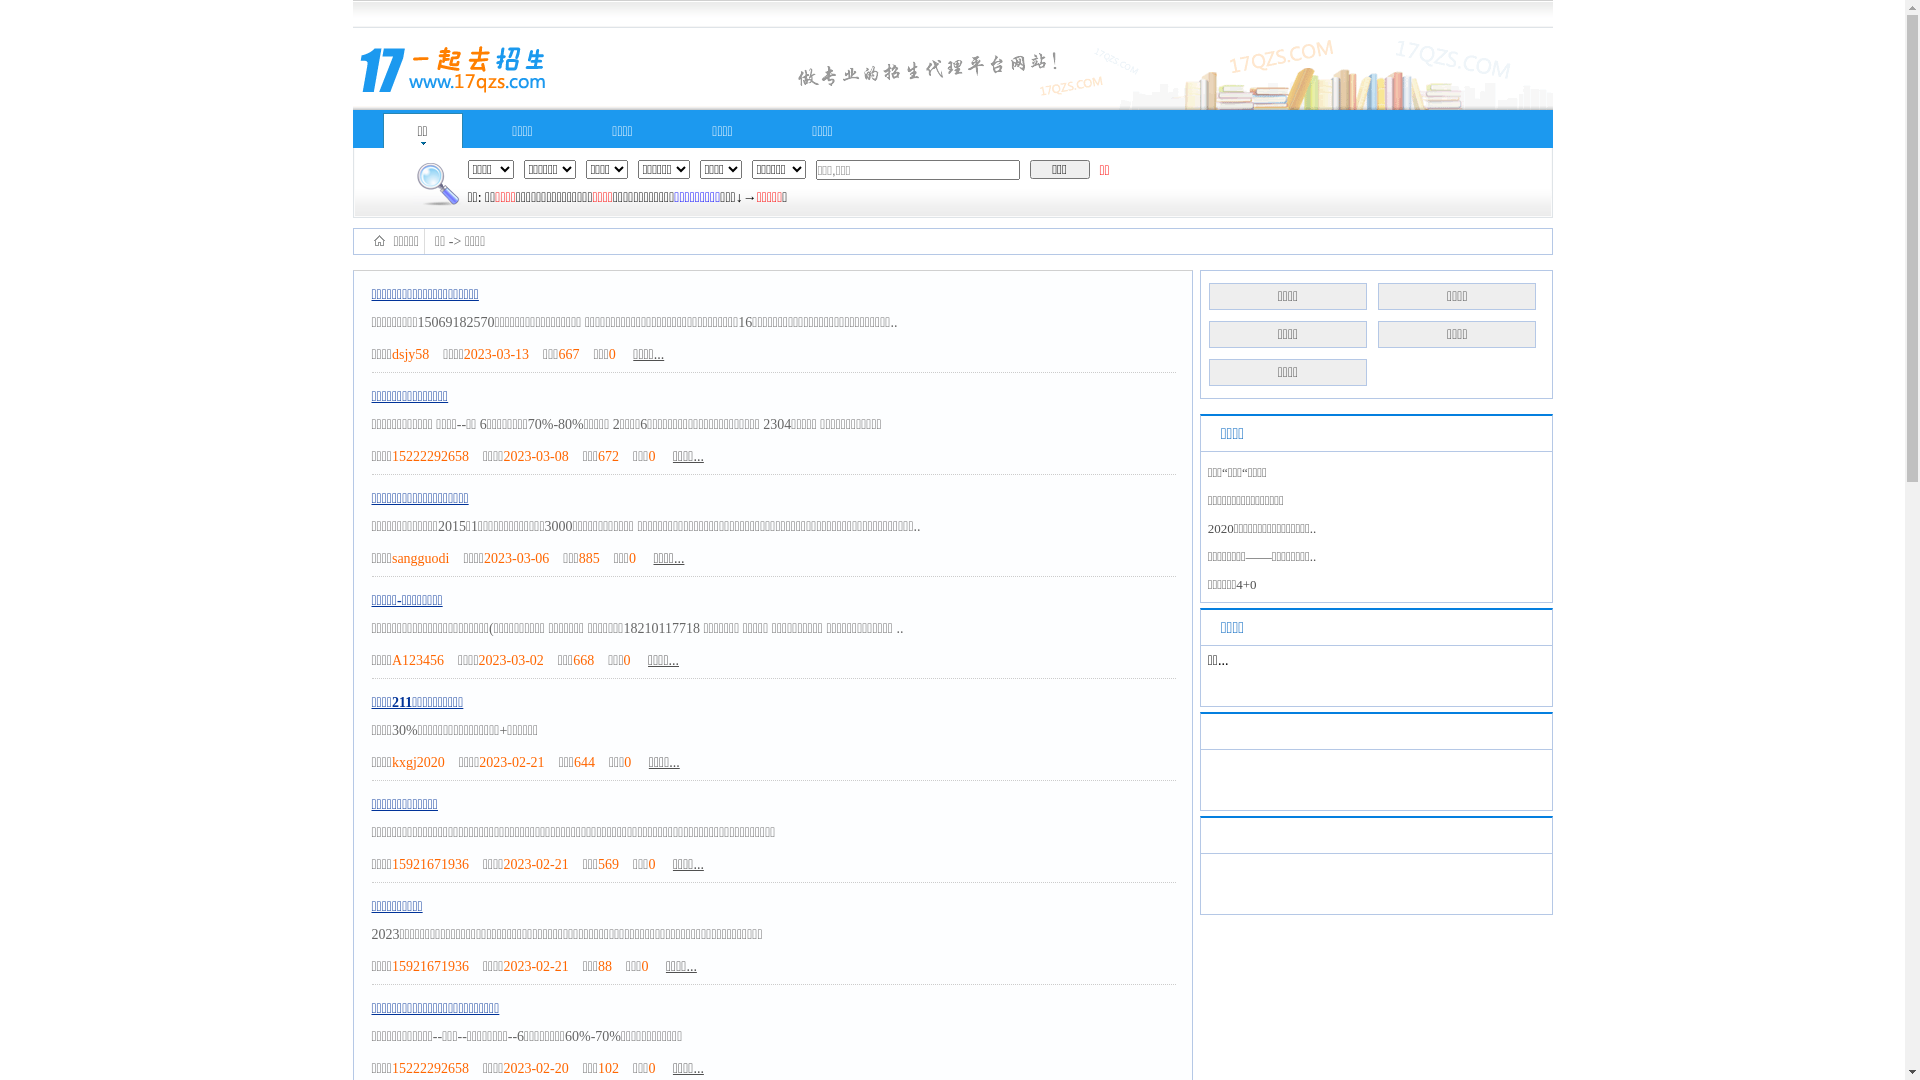 This screenshot has height=1080, width=1920. Describe the element at coordinates (429, 456) in the screenshot. I see `'15222292658'` at that location.